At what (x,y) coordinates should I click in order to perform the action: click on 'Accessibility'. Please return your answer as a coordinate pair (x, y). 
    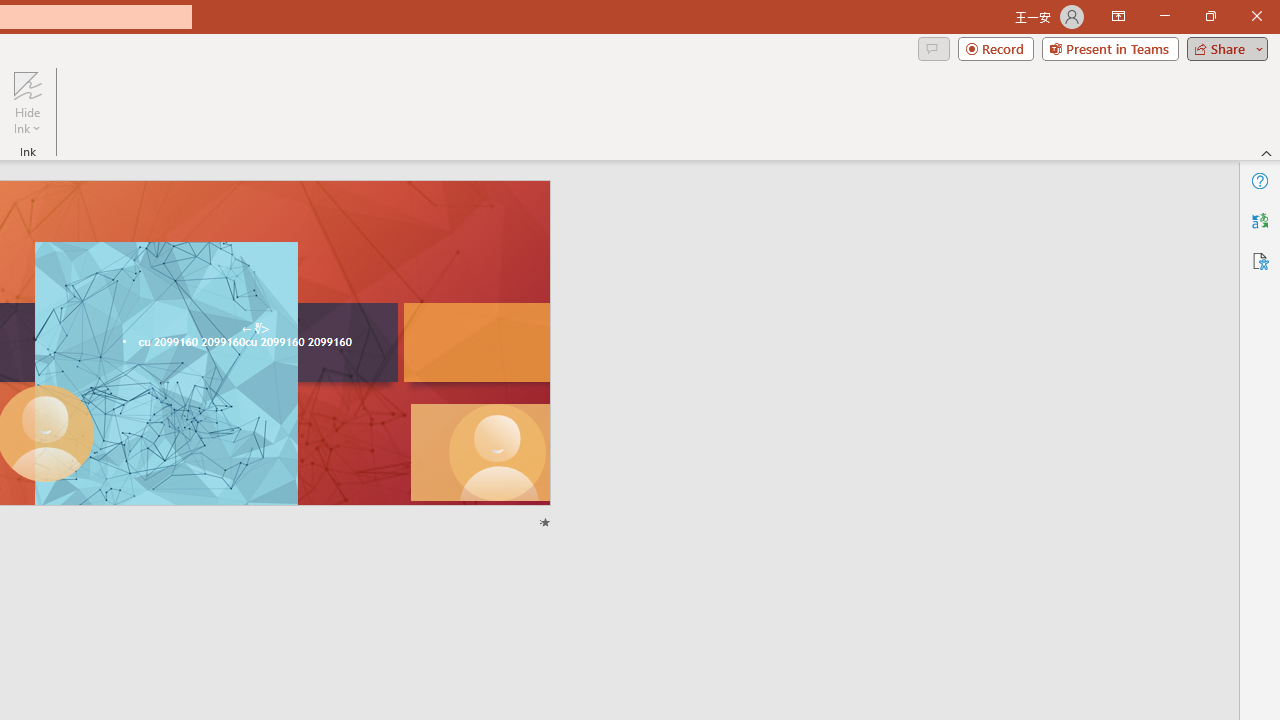
    Looking at the image, I should click on (1259, 260).